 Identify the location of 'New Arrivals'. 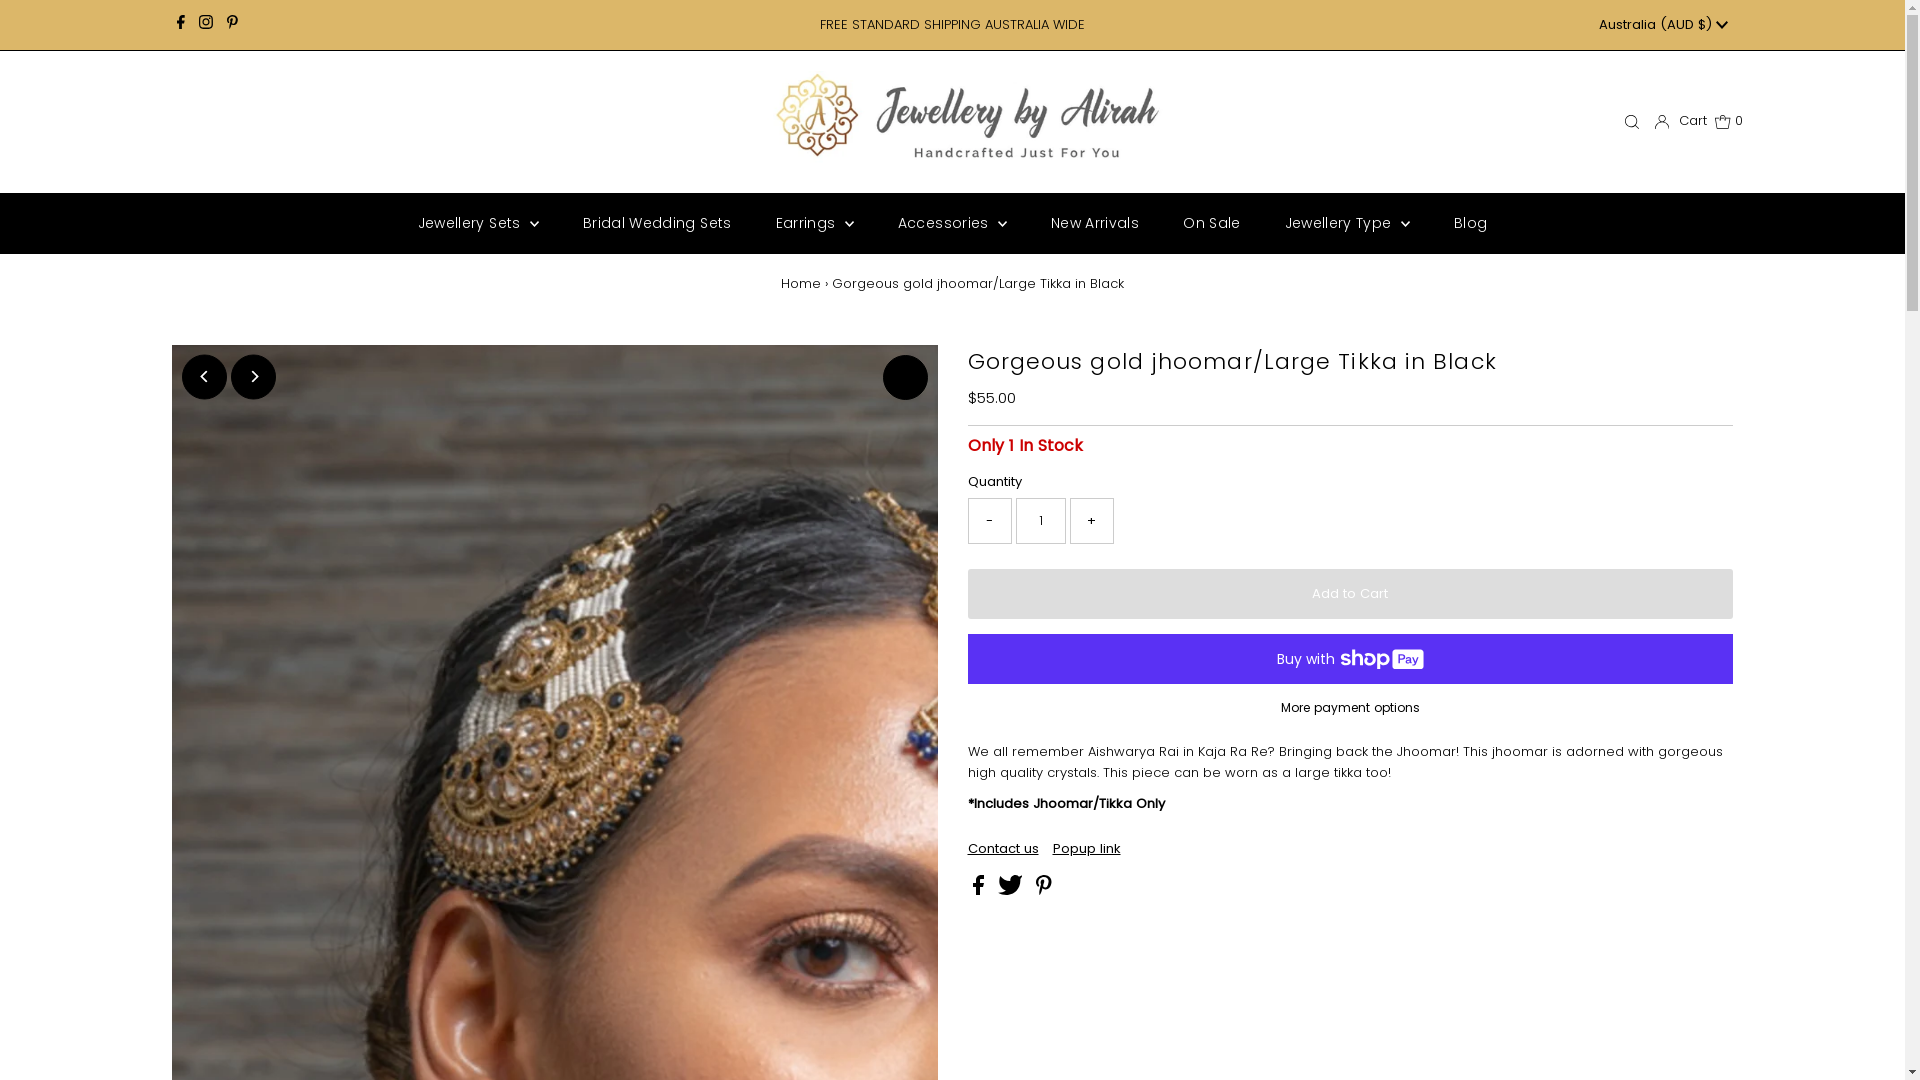
(1093, 223).